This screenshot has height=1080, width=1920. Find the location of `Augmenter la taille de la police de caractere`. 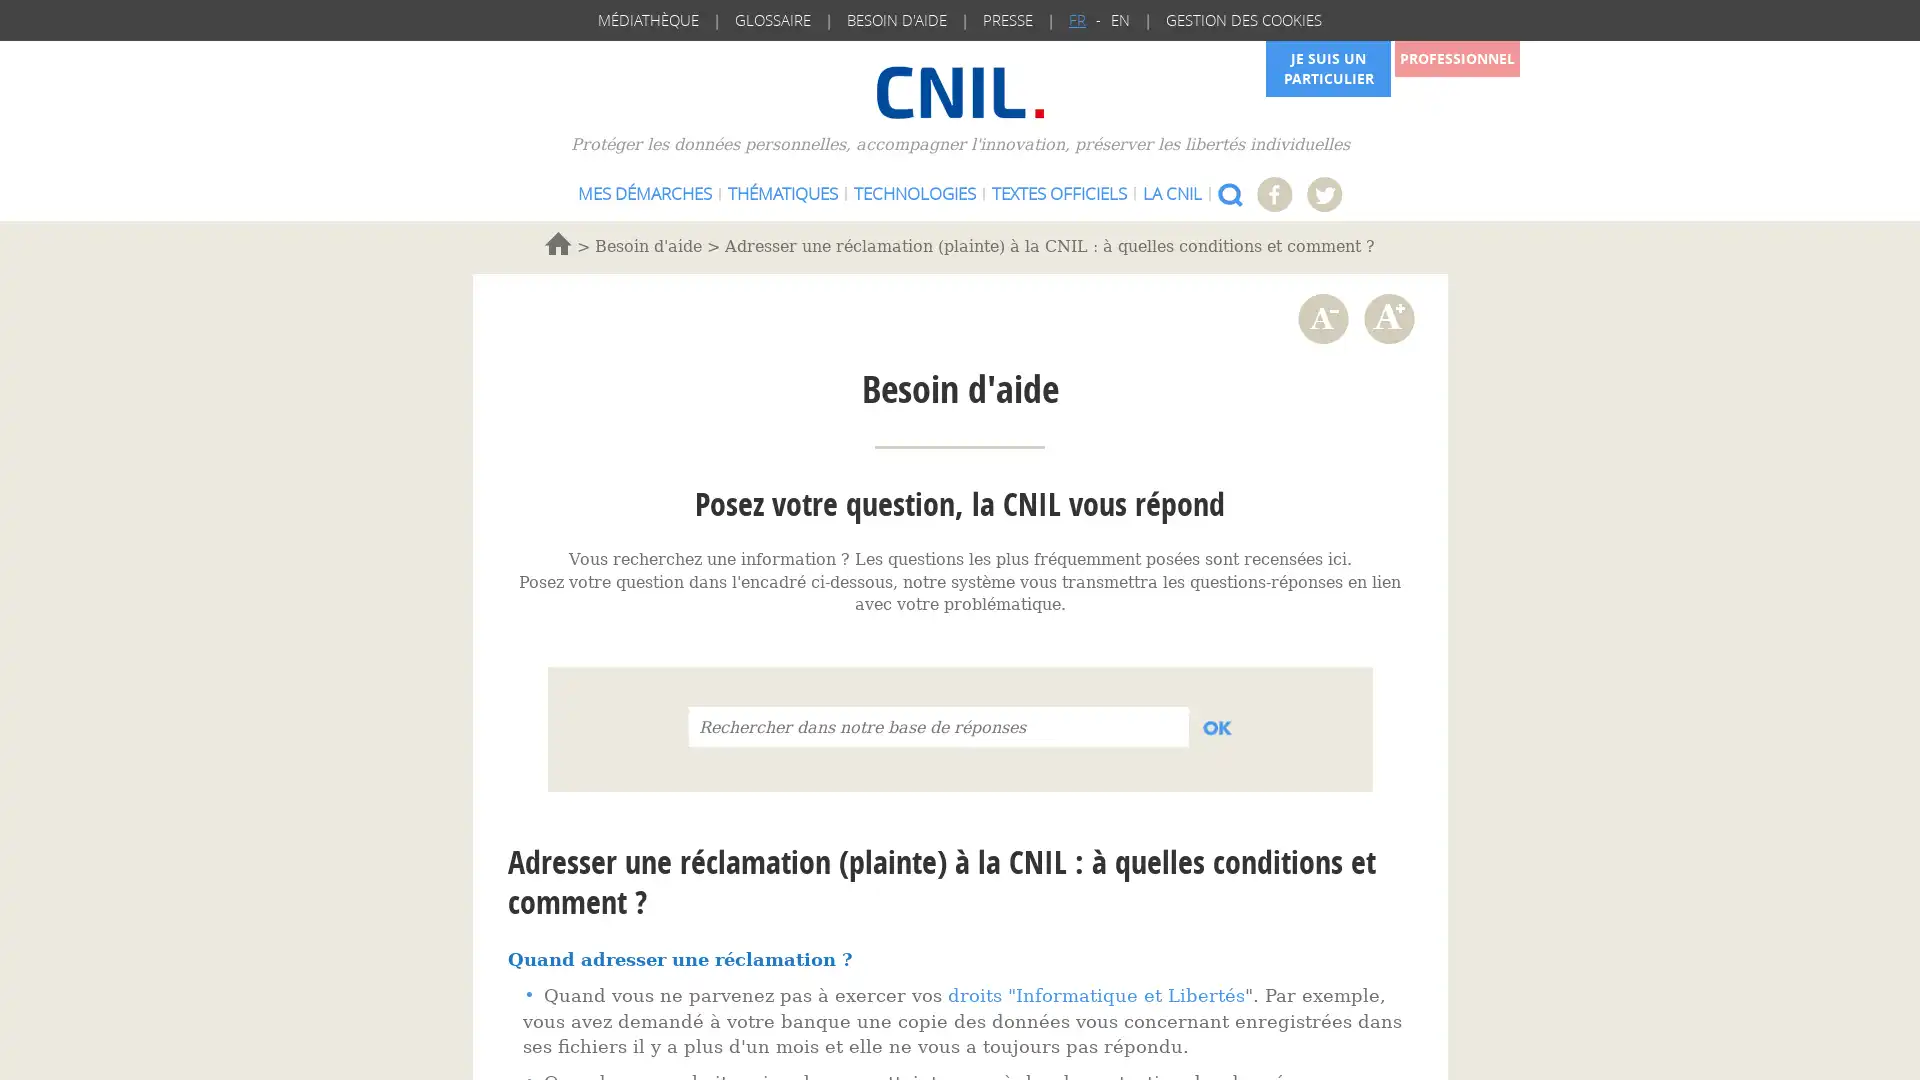

Augmenter la taille de la police de caractere is located at coordinates (1387, 317).